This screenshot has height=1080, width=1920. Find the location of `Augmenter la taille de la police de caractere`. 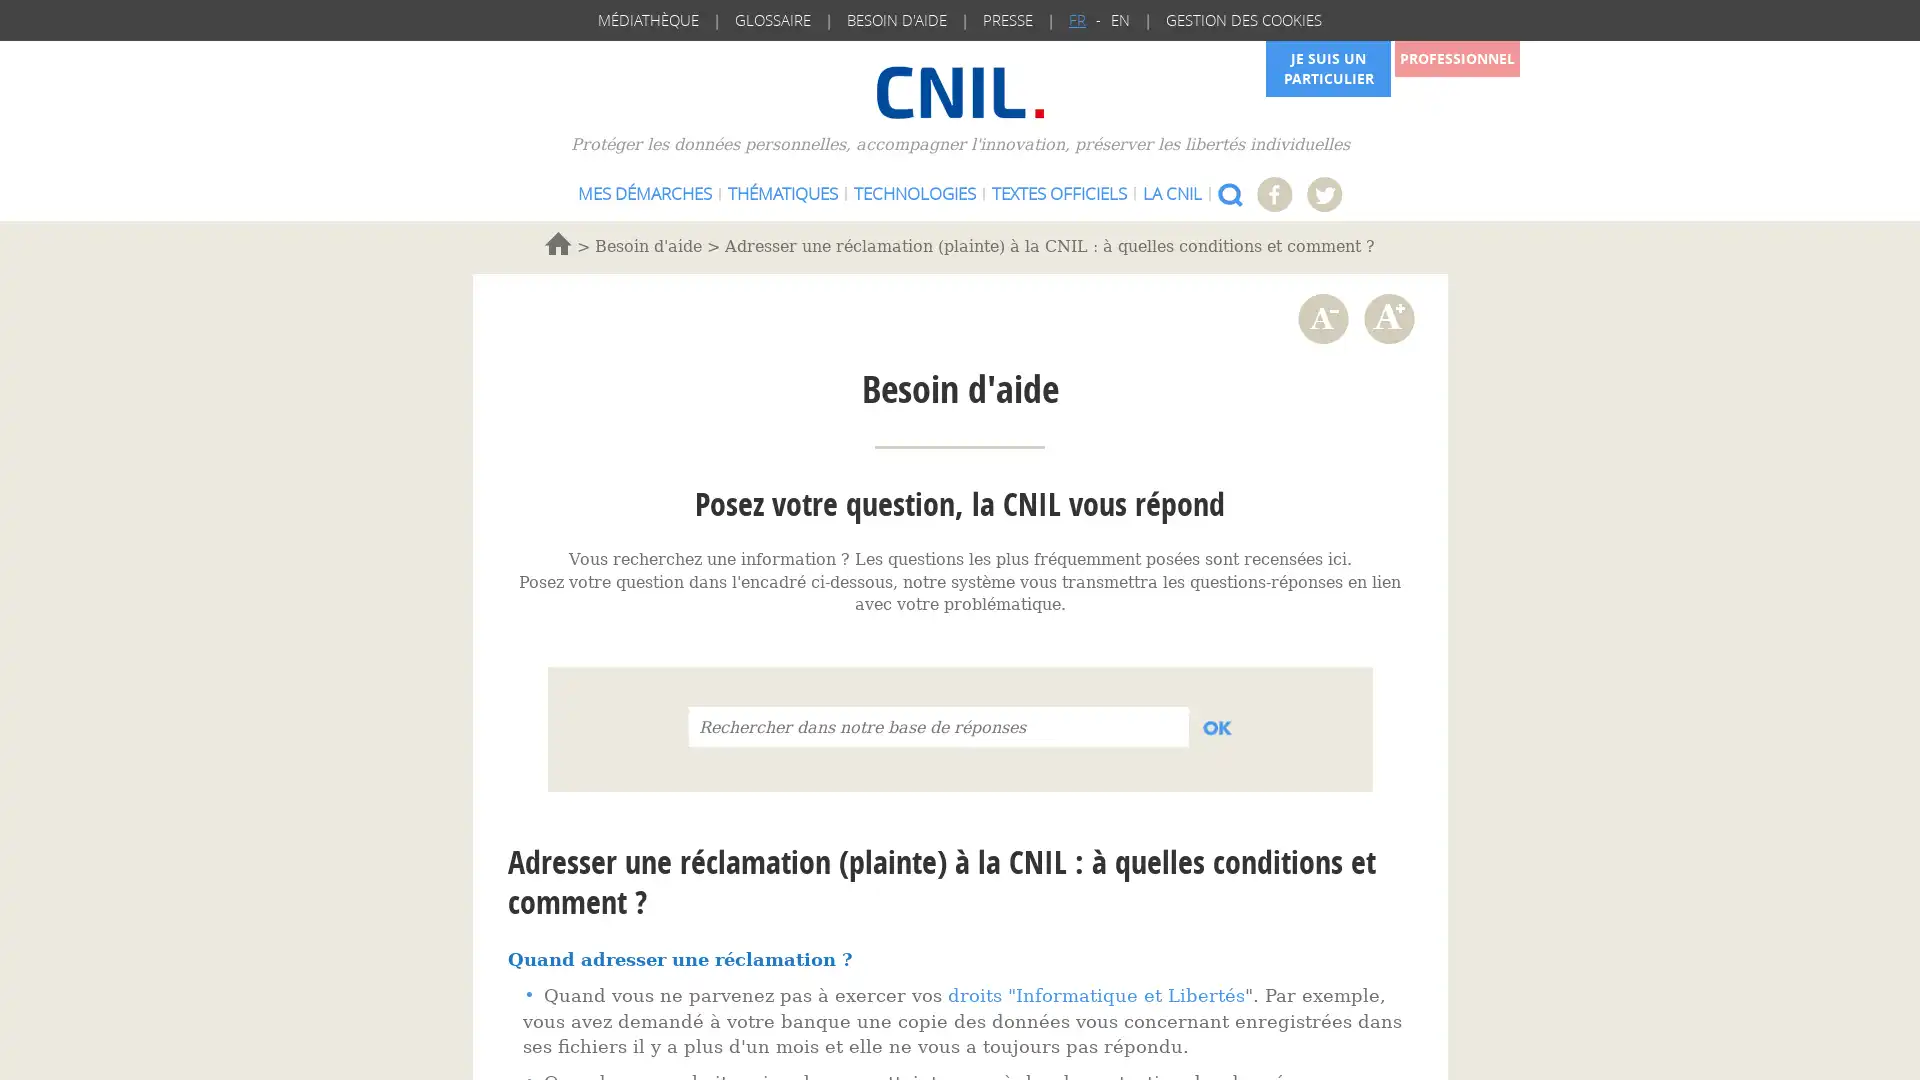

Augmenter la taille de la police de caractere is located at coordinates (1387, 317).